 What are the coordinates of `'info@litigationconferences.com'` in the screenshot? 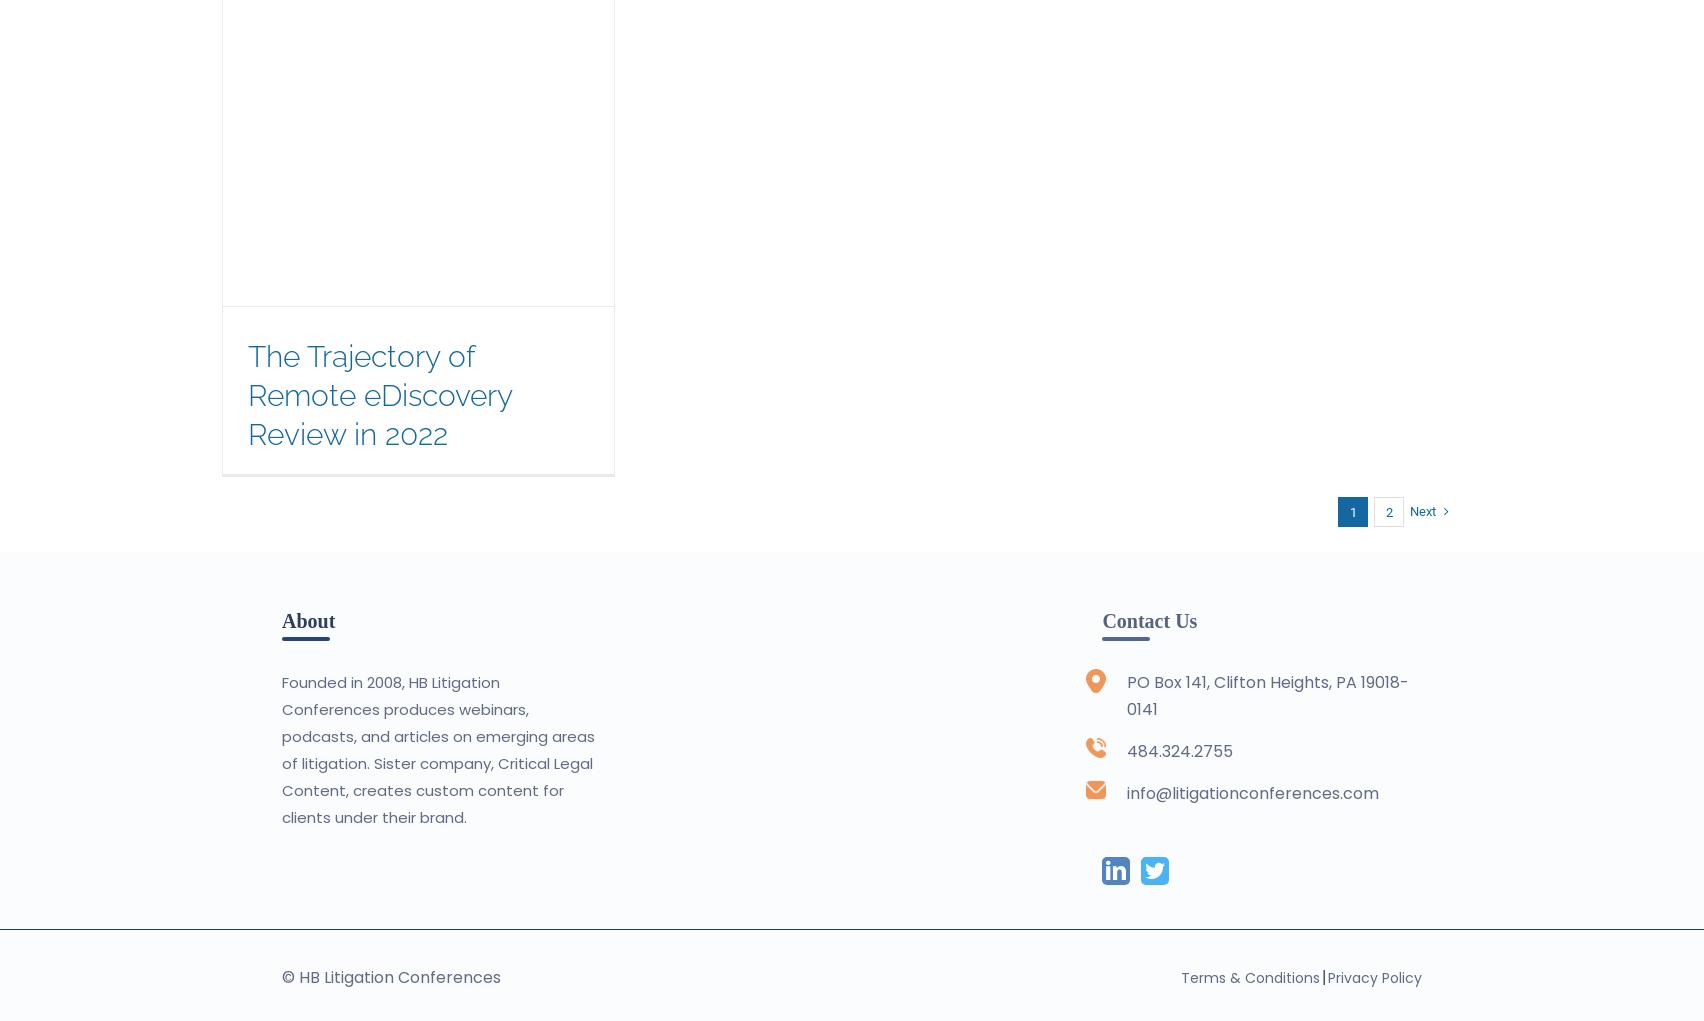 It's located at (1251, 792).